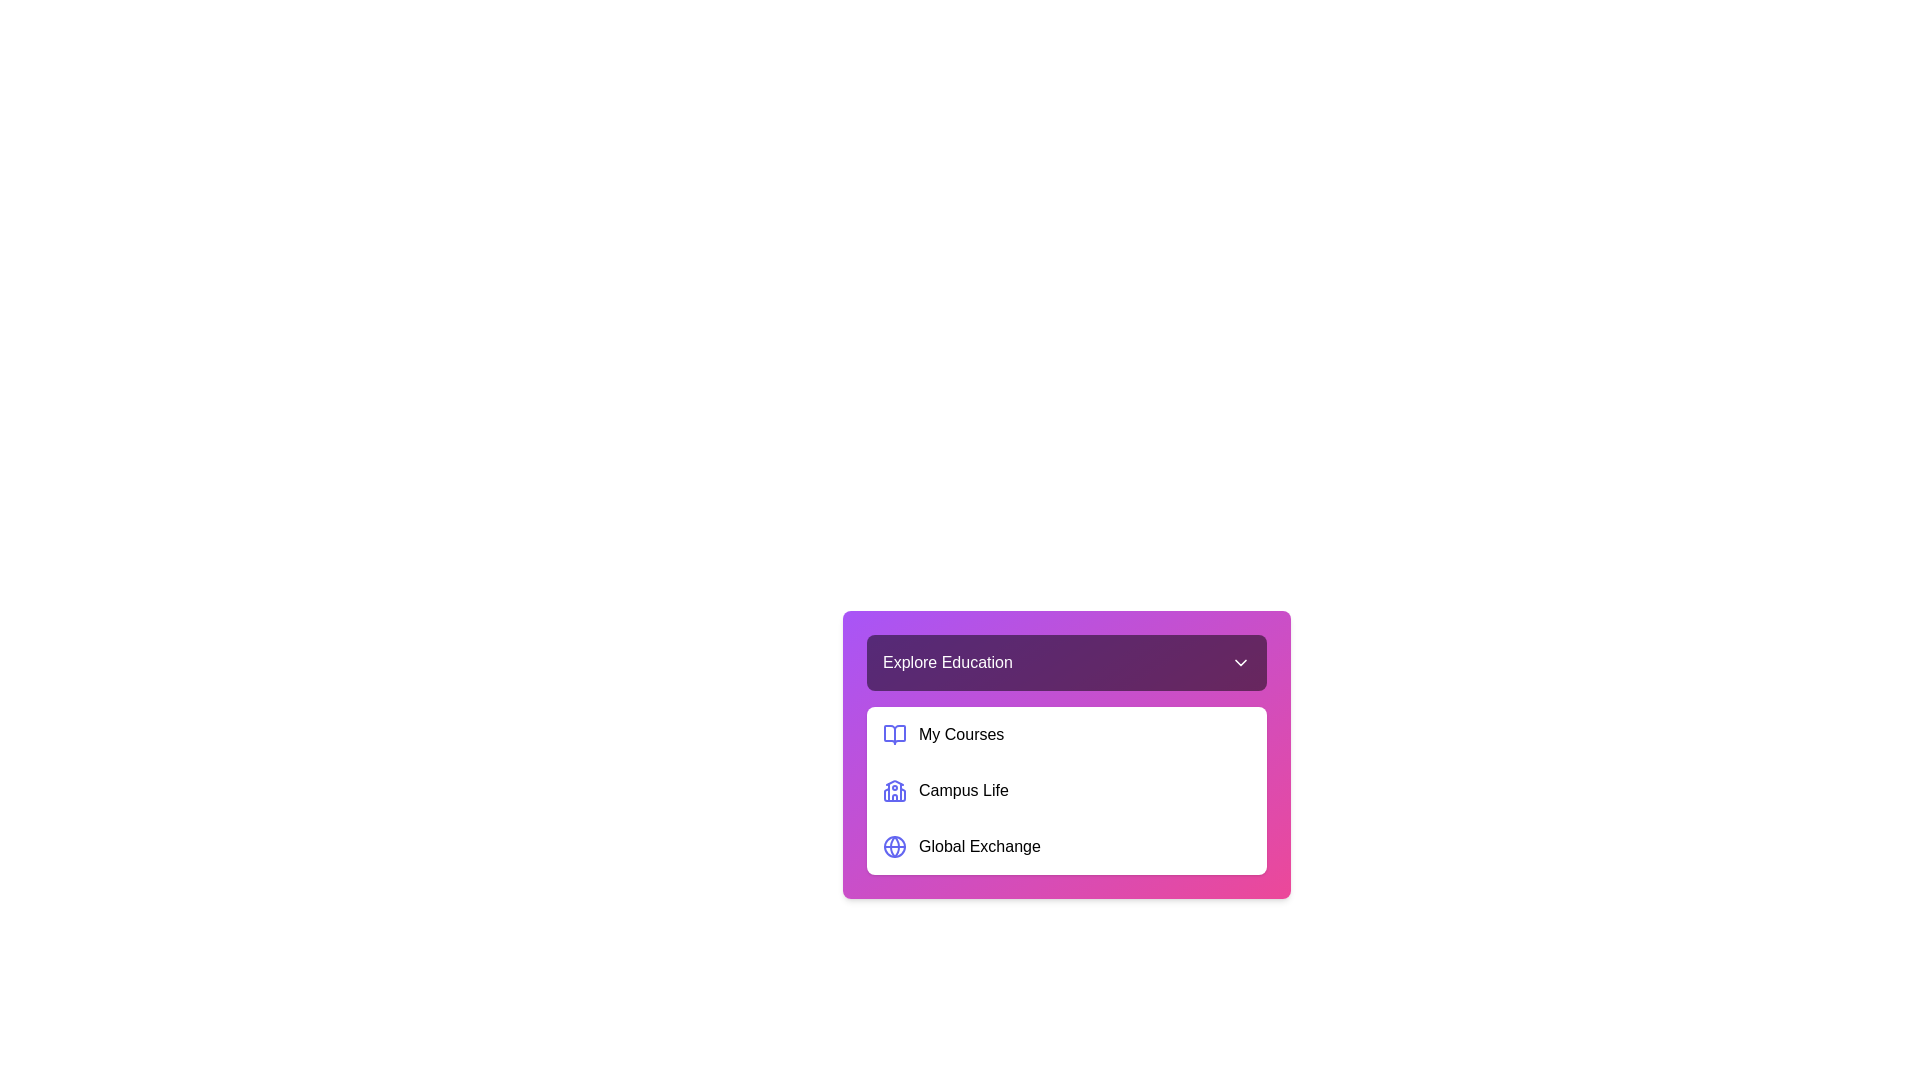 The height and width of the screenshot is (1080, 1920). What do you see at coordinates (893, 782) in the screenshot?
I see `the triangular roof-like structure of the school icon, which is a vector graphic feature located centrally in the top area of the icon` at bounding box center [893, 782].